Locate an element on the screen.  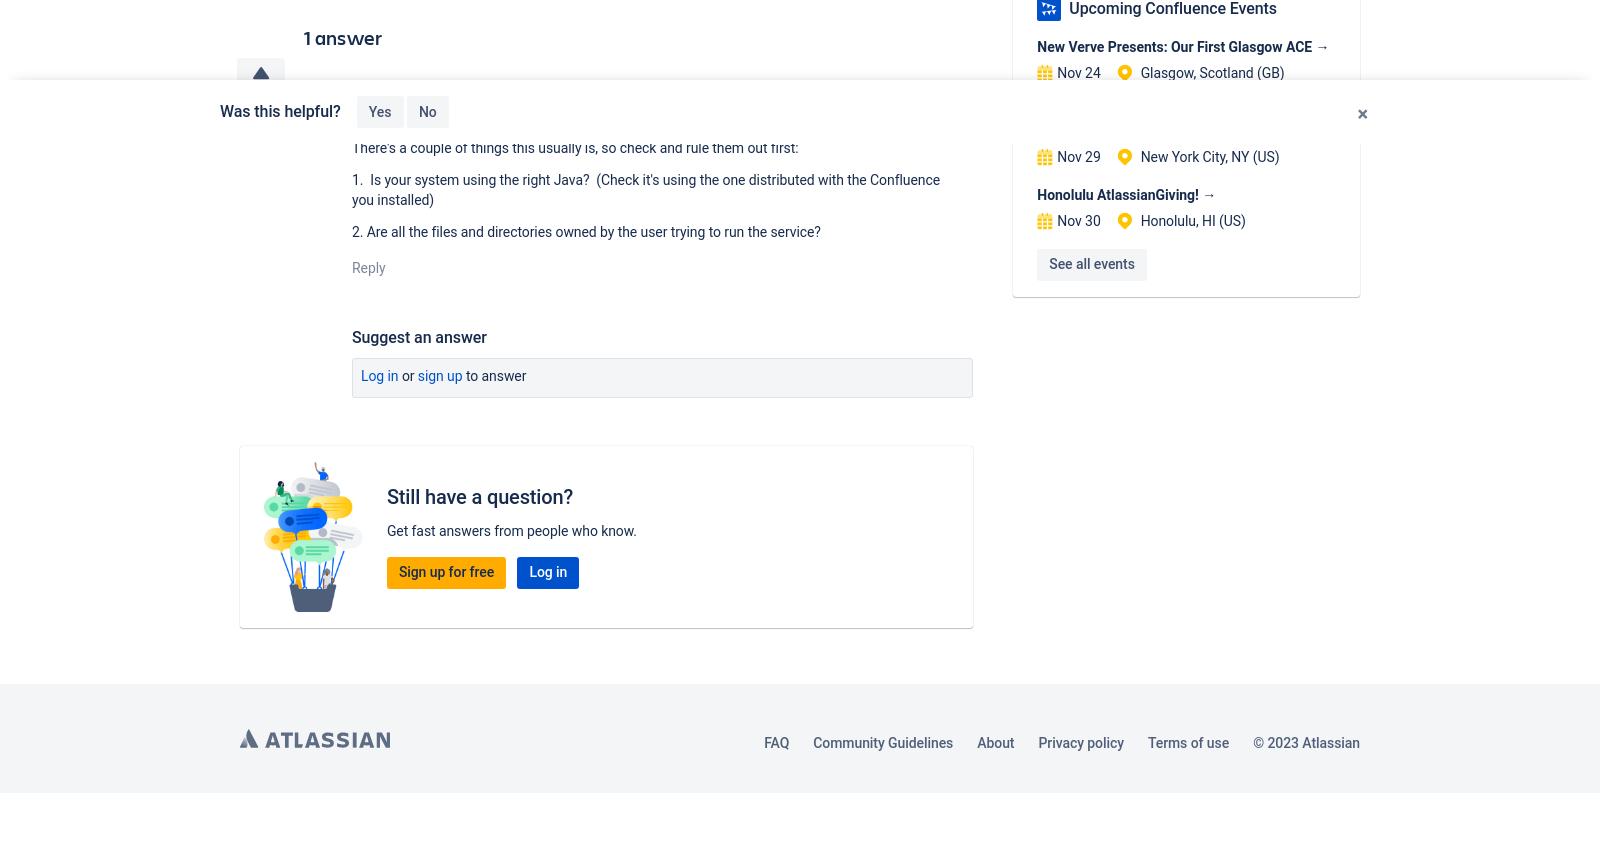
'1.  Is your system using the right Java?  (Check it's using the one distributed with the Confluence you installed)' is located at coordinates (352, 189).